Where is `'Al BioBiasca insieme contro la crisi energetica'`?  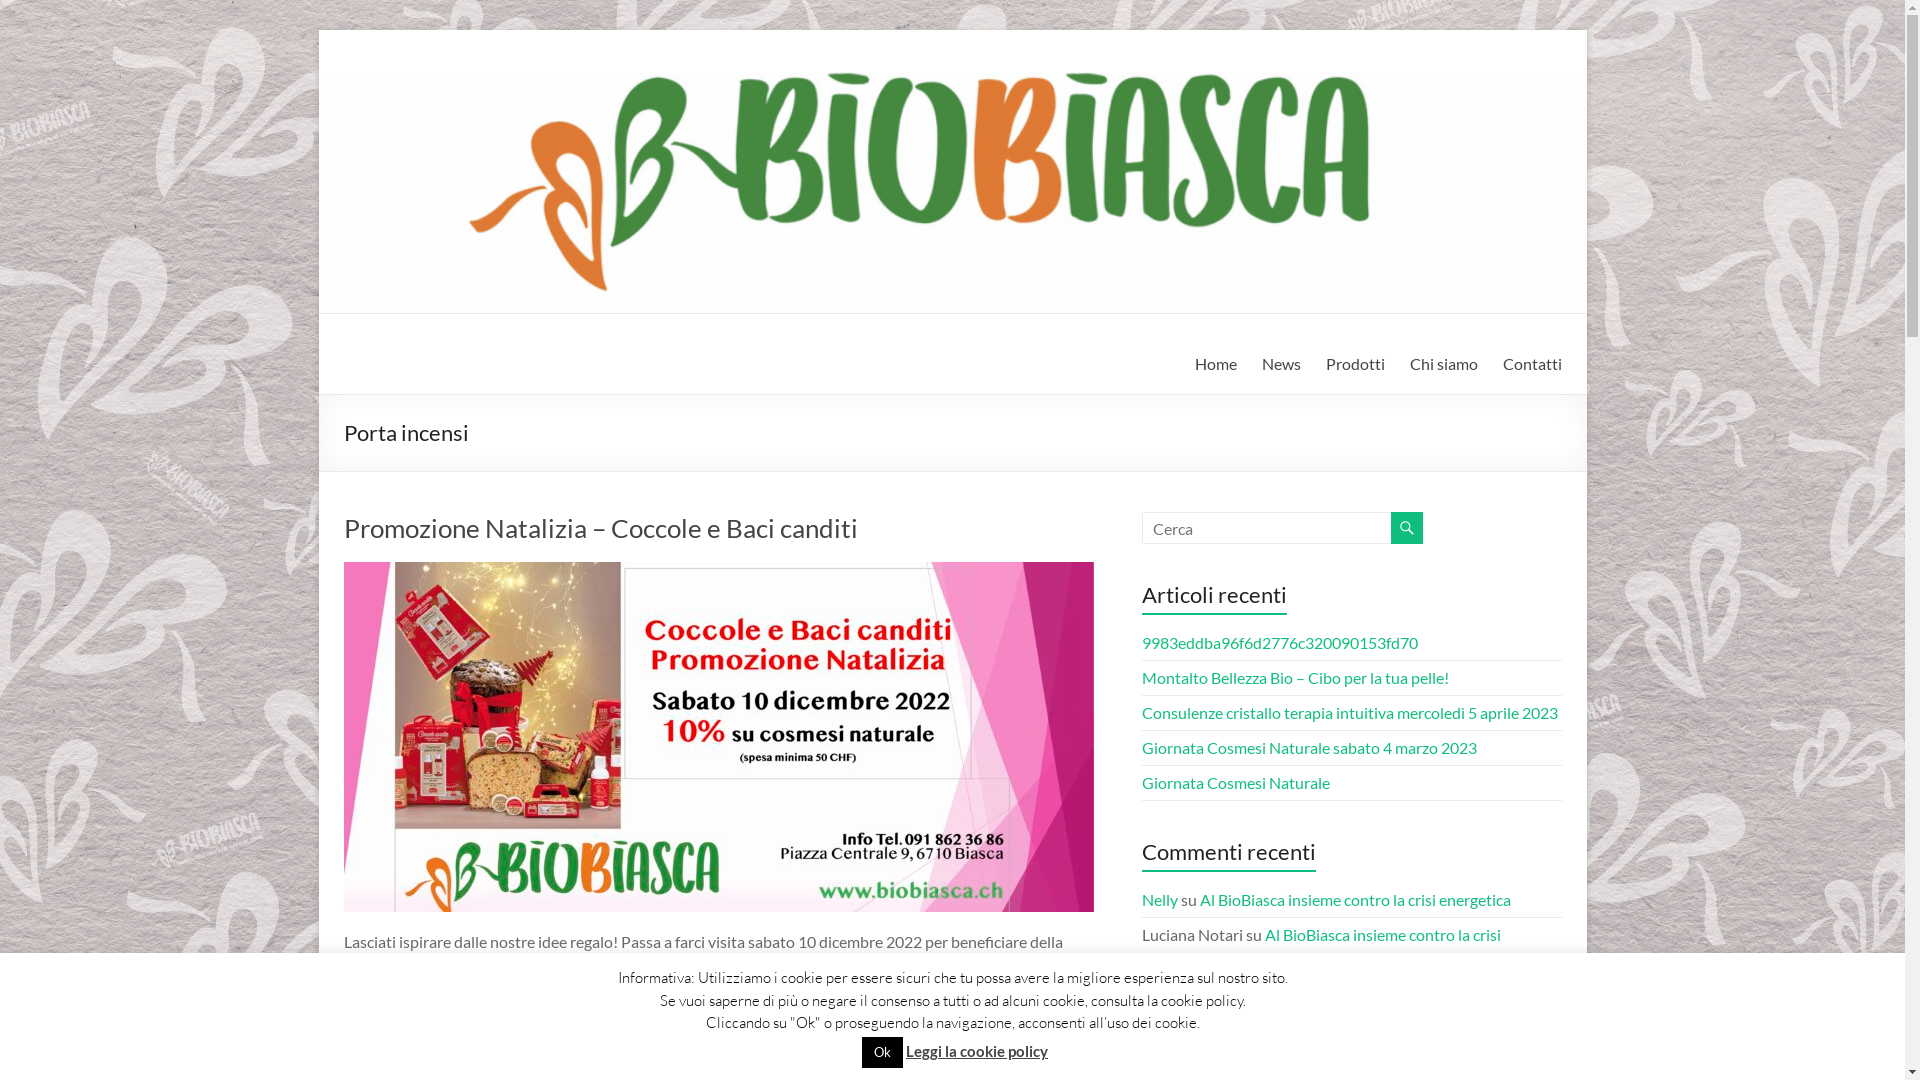
'Al BioBiasca insieme contro la crisi energetica' is located at coordinates (1355, 898).